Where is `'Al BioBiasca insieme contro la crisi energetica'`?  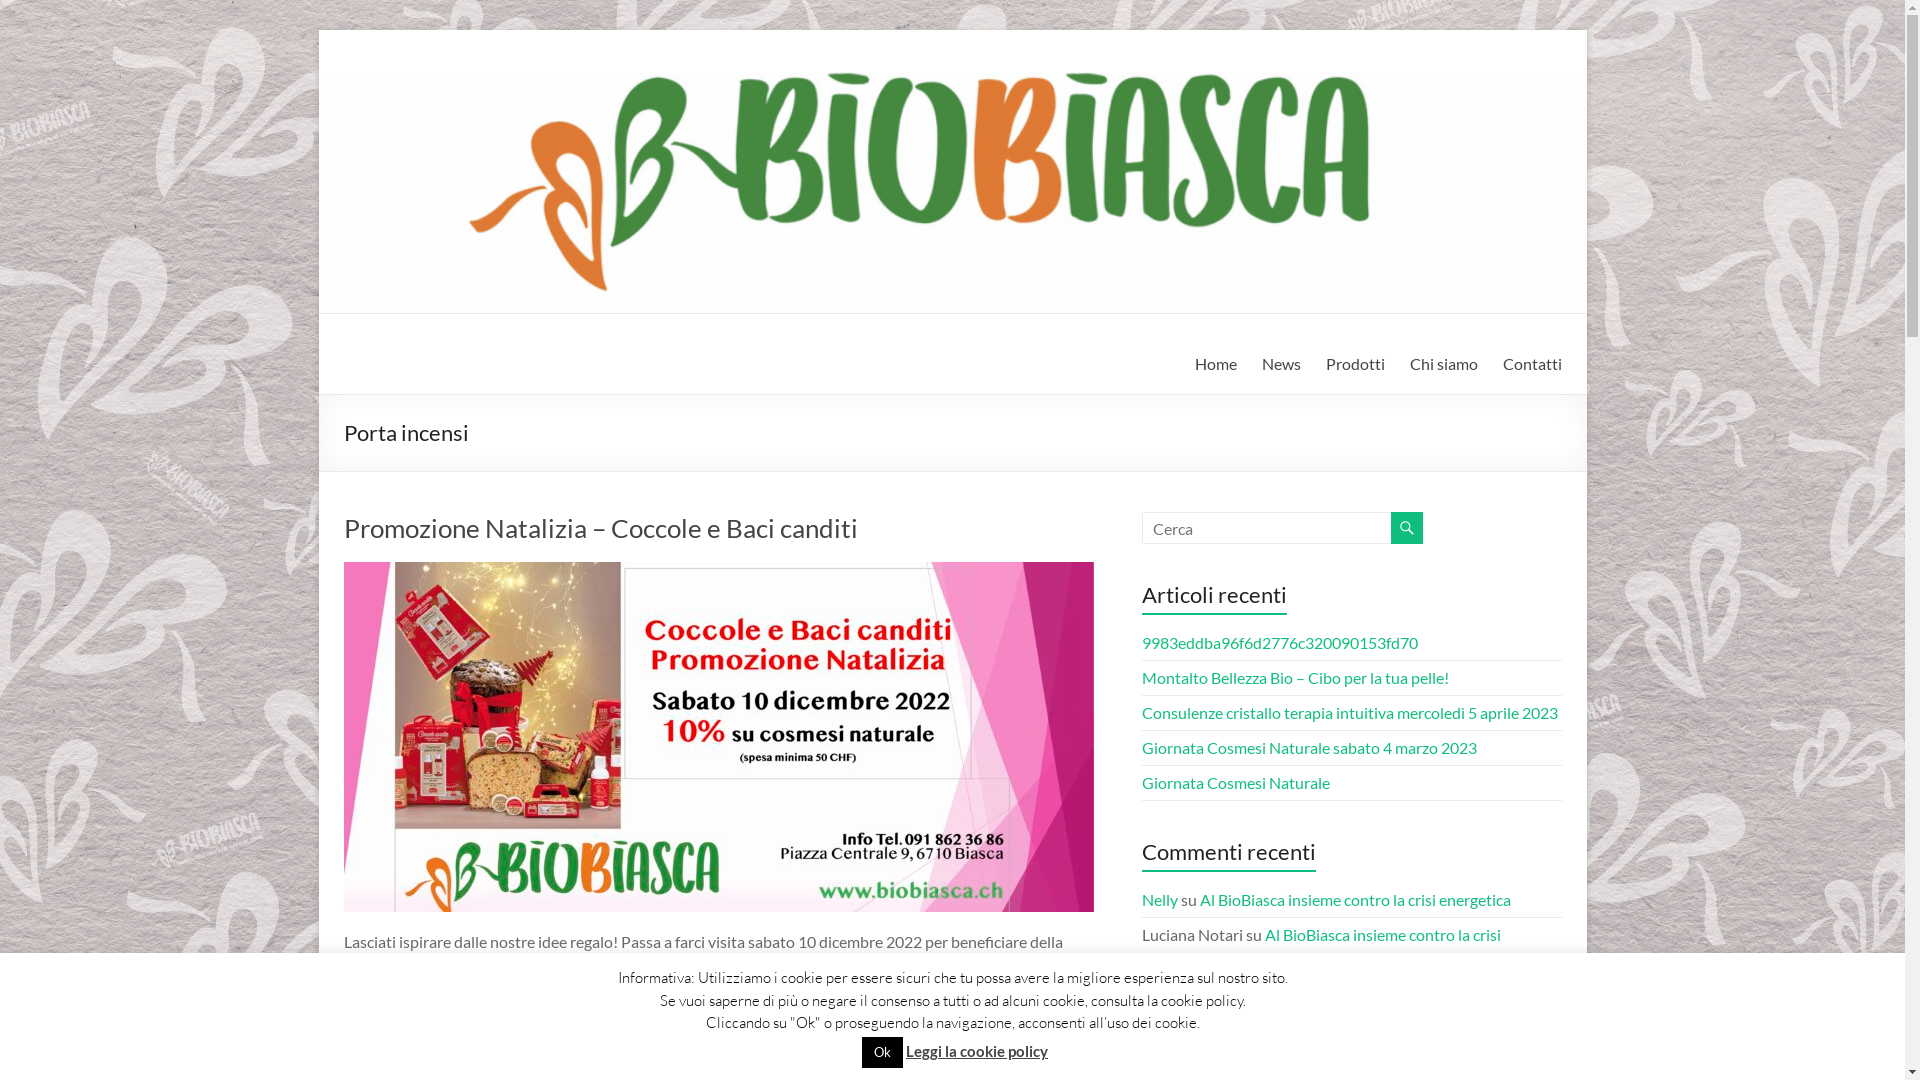
'Al BioBiasca insieme contro la crisi energetica' is located at coordinates (1355, 898).